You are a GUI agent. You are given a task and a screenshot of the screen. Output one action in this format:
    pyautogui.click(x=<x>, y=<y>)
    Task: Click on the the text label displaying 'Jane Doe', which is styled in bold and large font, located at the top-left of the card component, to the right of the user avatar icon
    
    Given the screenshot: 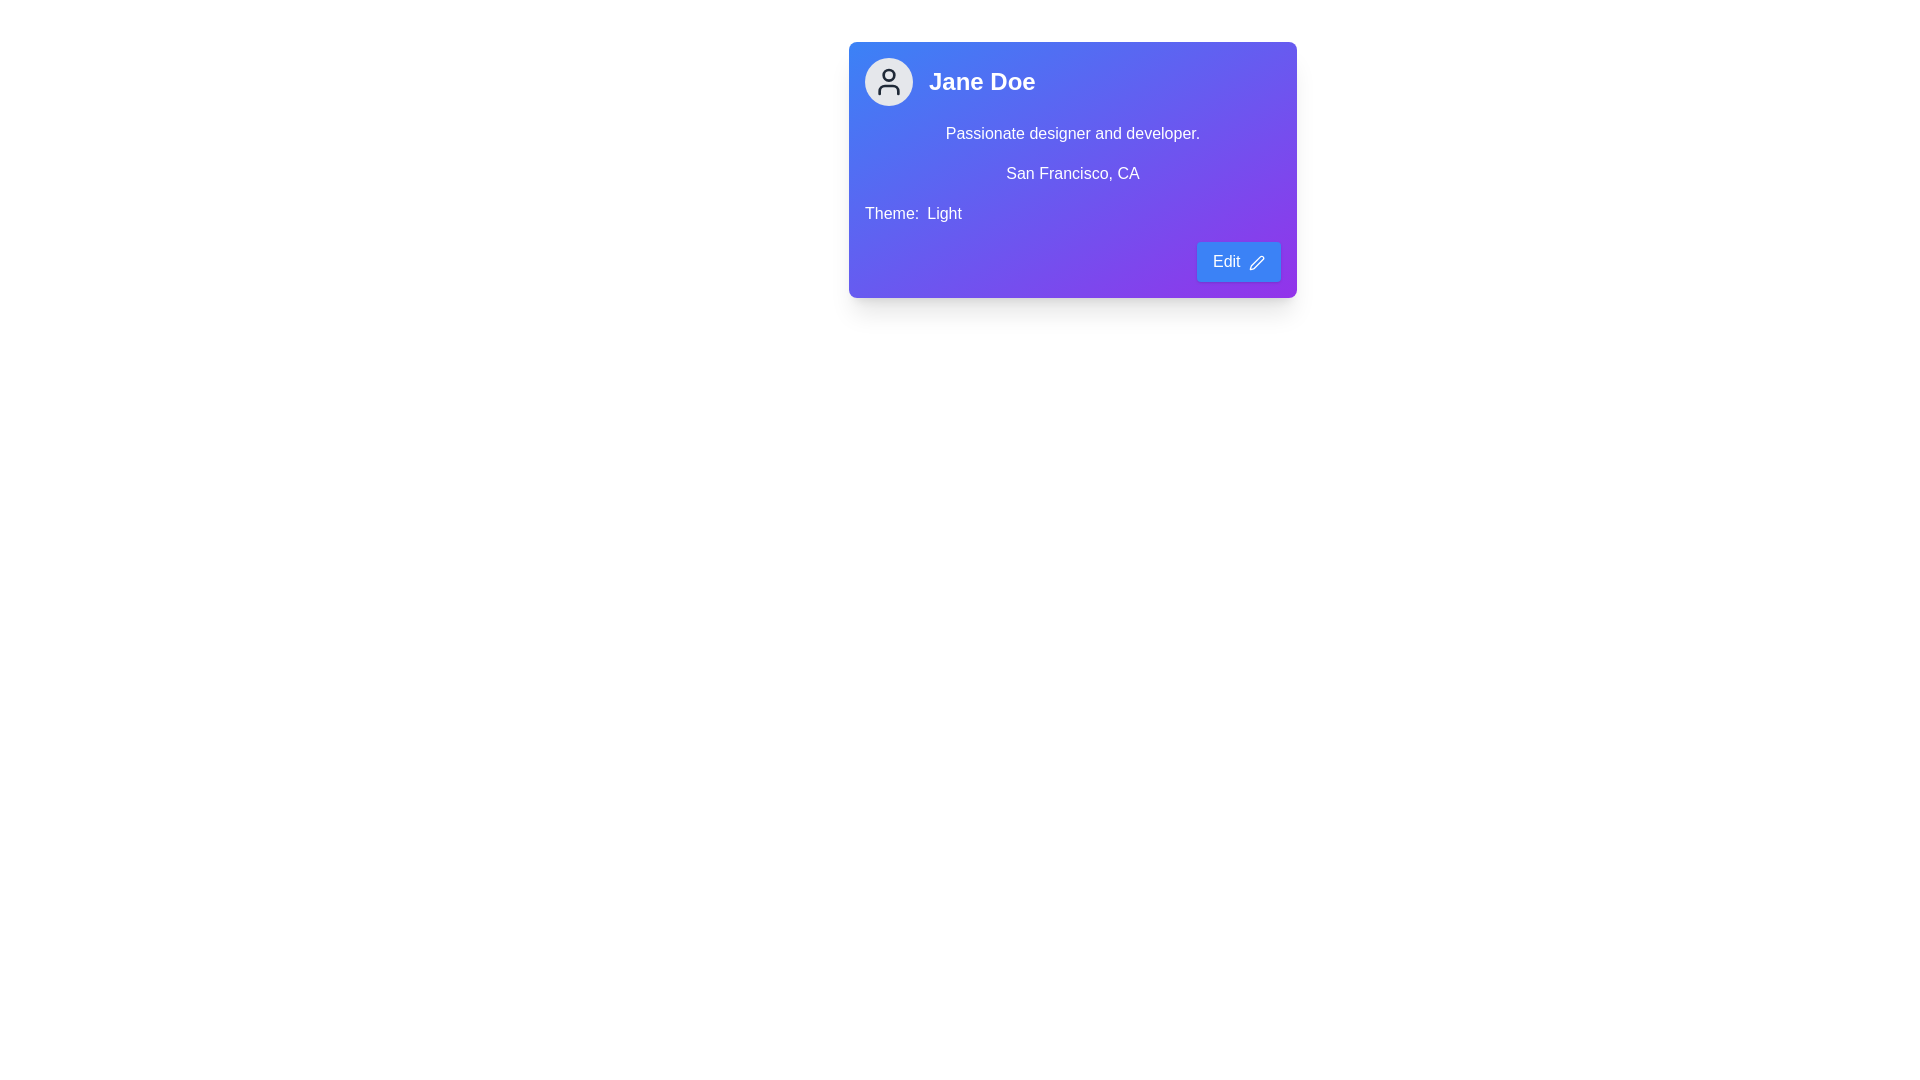 What is the action you would take?
    pyautogui.click(x=982, y=80)
    